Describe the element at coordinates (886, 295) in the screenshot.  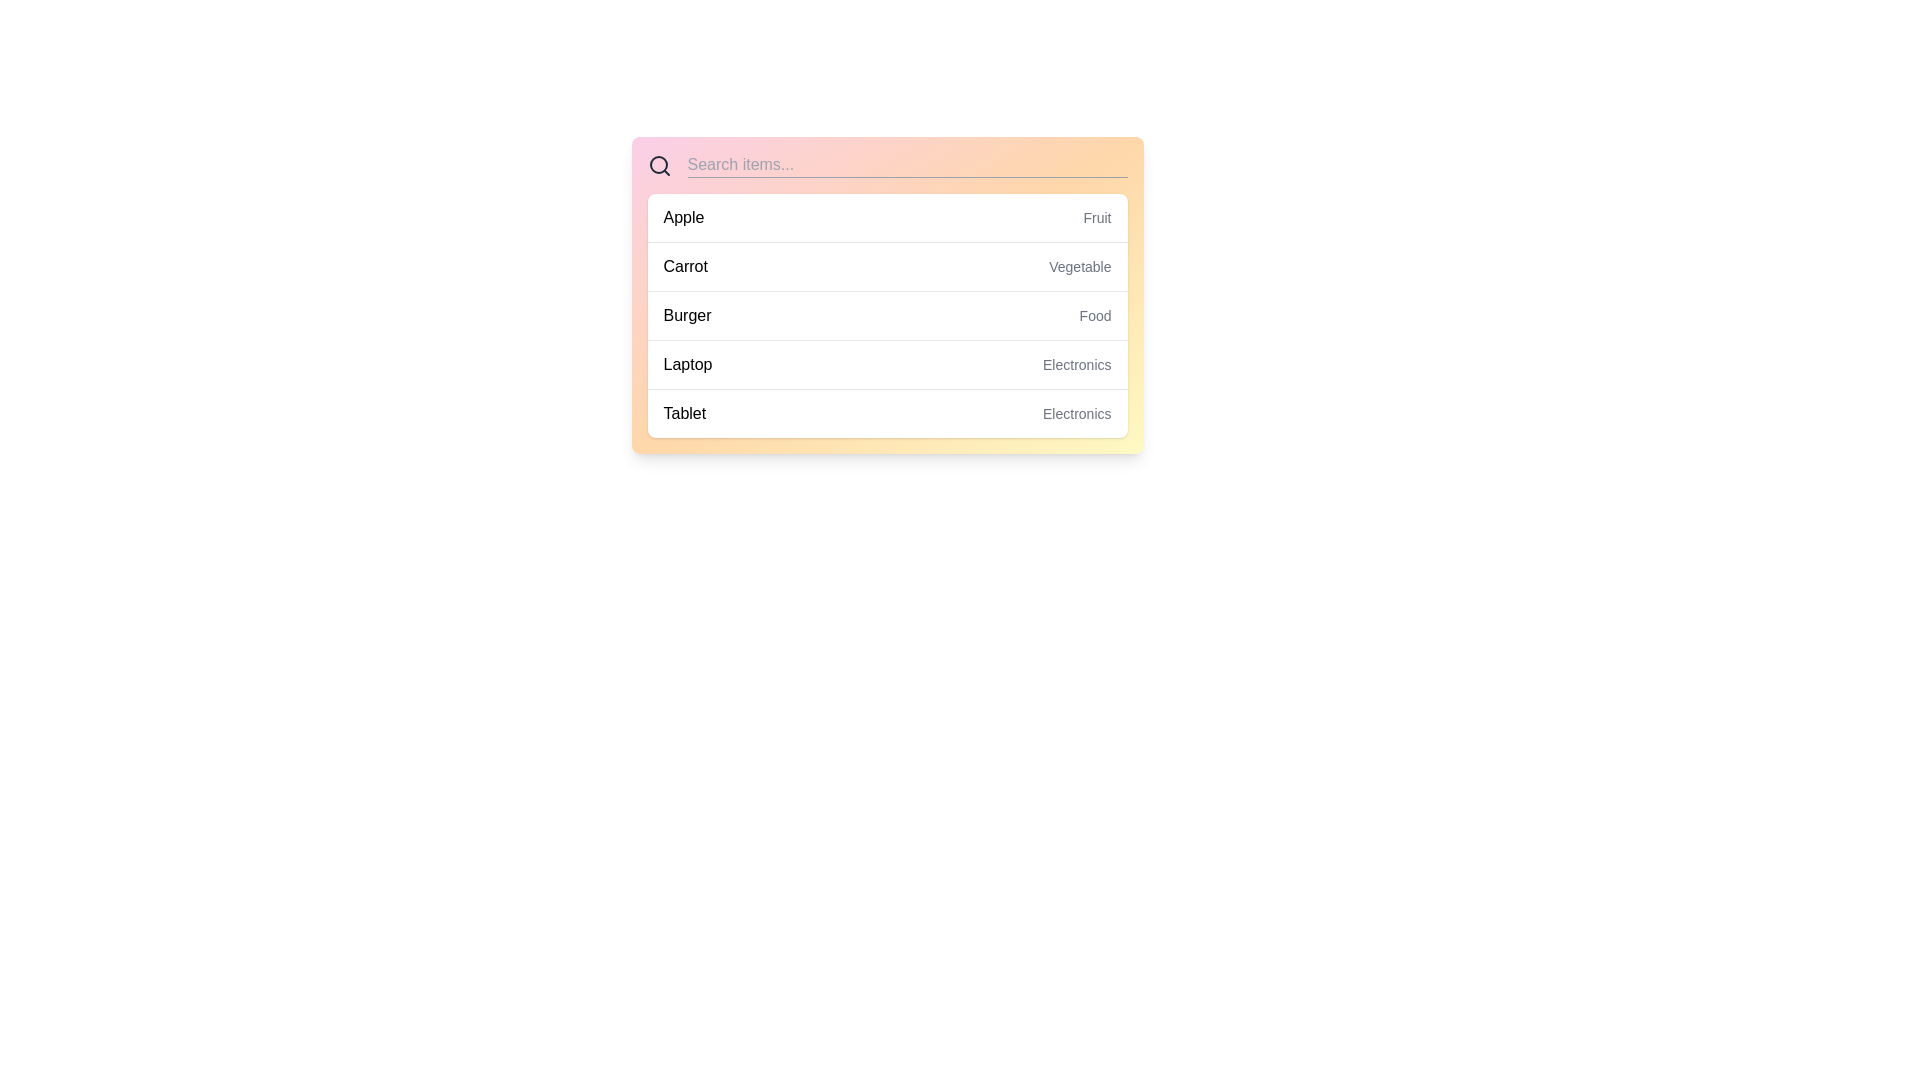
I see `the third list item labeled 'Burger'` at that location.